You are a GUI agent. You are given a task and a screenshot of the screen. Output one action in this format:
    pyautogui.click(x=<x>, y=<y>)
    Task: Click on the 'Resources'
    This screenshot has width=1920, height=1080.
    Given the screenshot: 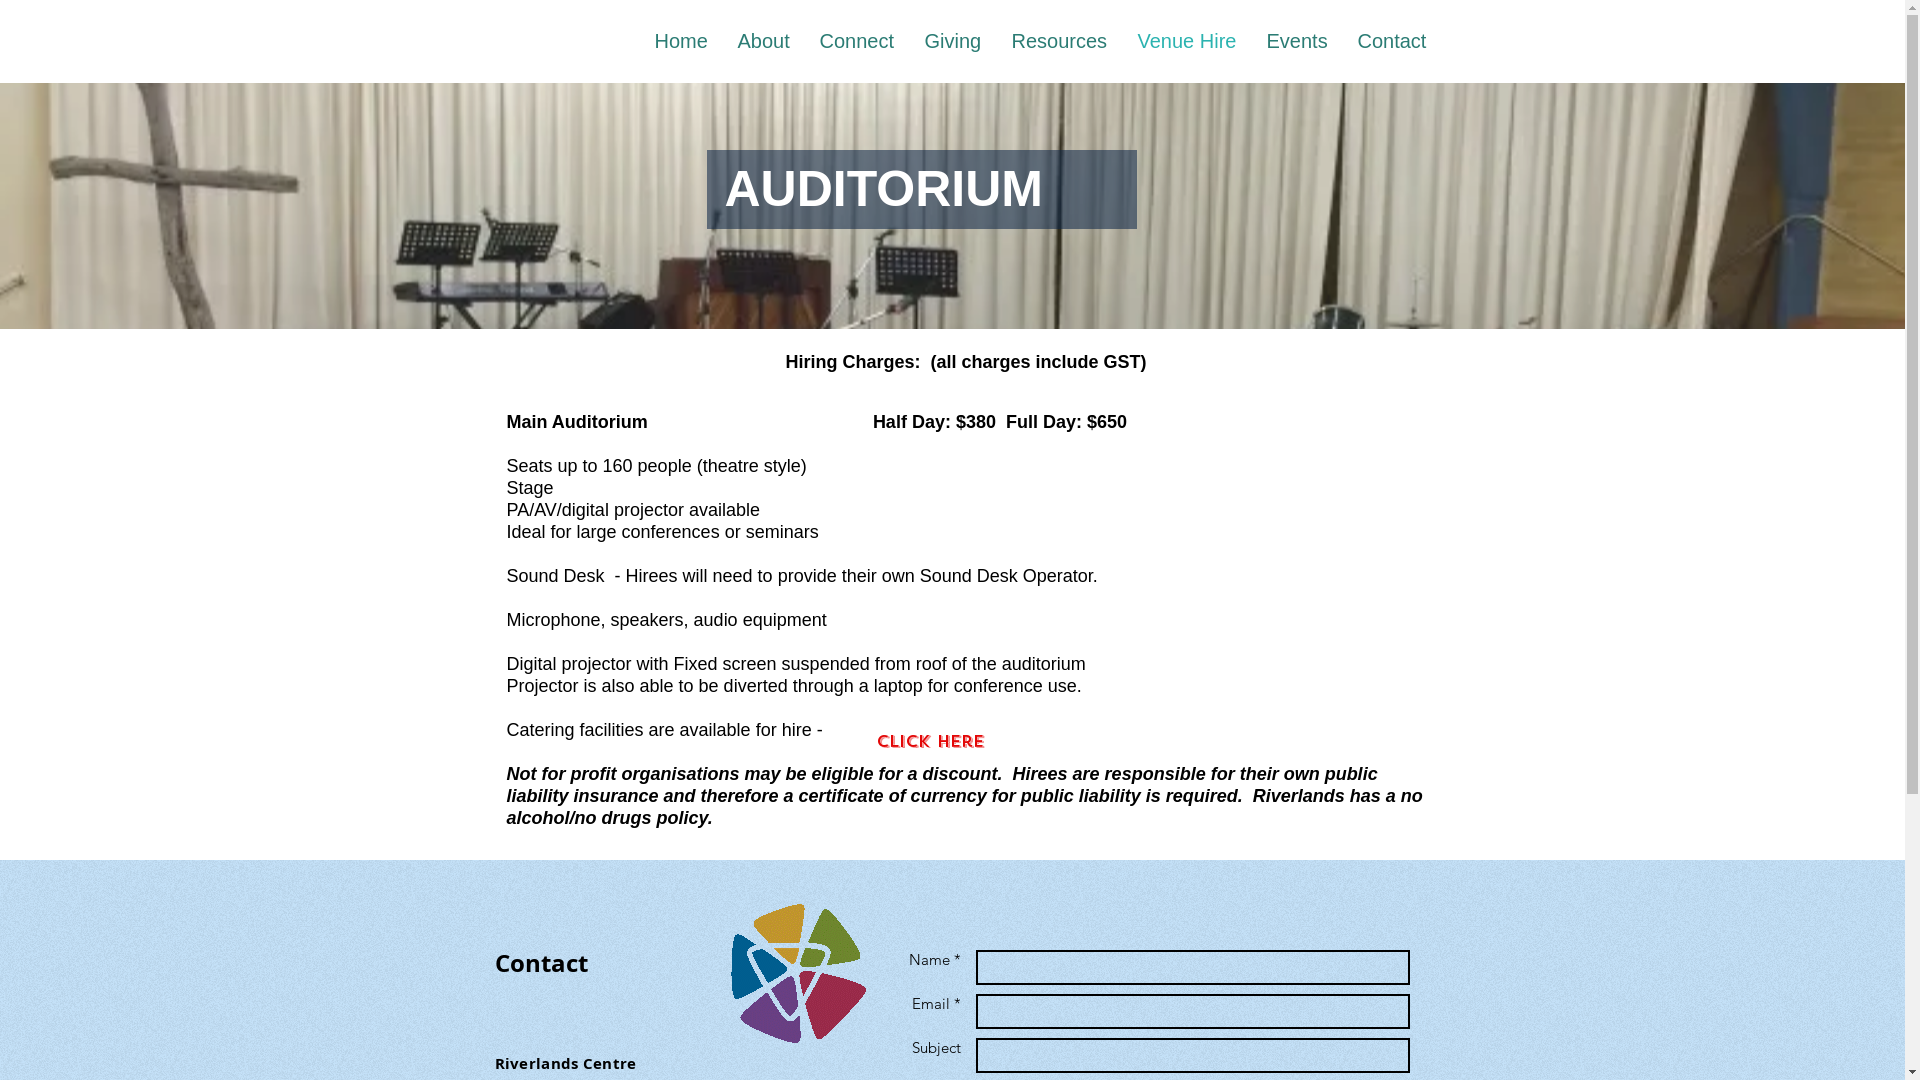 What is the action you would take?
    pyautogui.click(x=1058, y=41)
    